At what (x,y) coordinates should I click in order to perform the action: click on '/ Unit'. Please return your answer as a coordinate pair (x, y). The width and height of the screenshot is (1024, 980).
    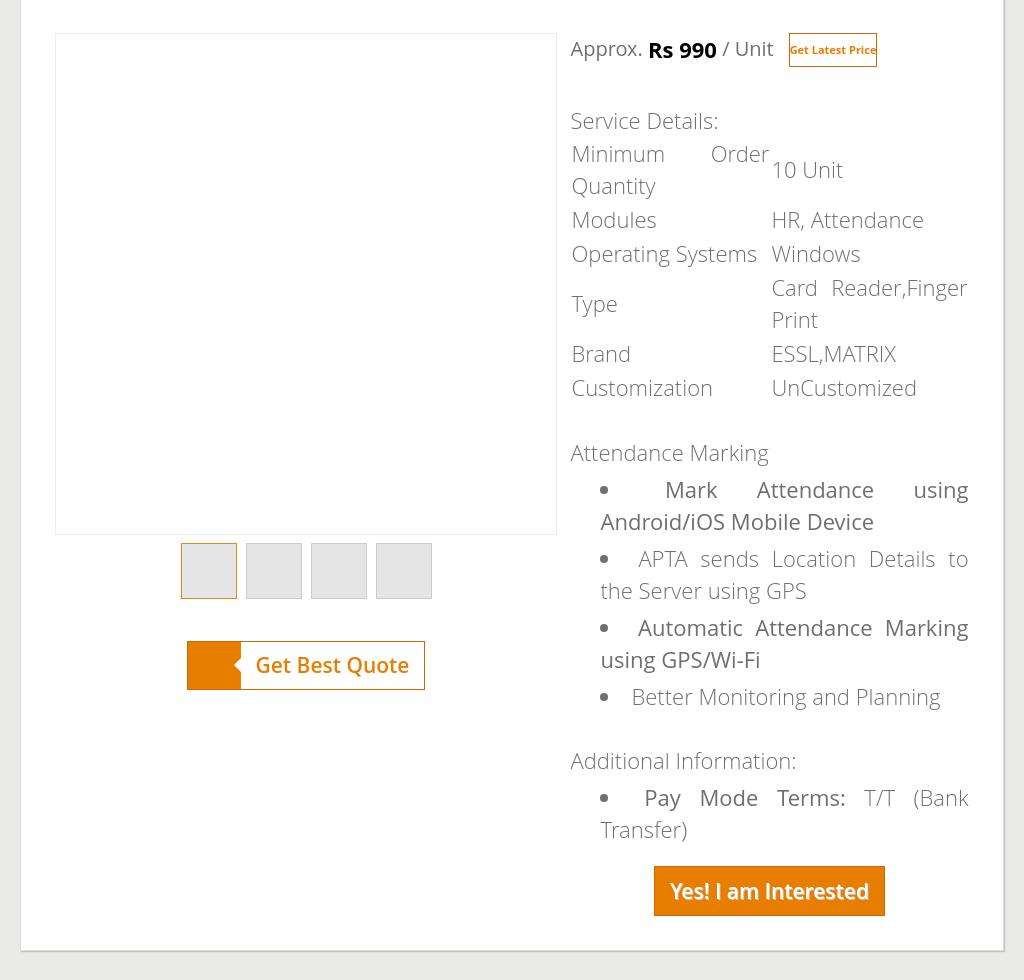
    Looking at the image, I should click on (743, 48).